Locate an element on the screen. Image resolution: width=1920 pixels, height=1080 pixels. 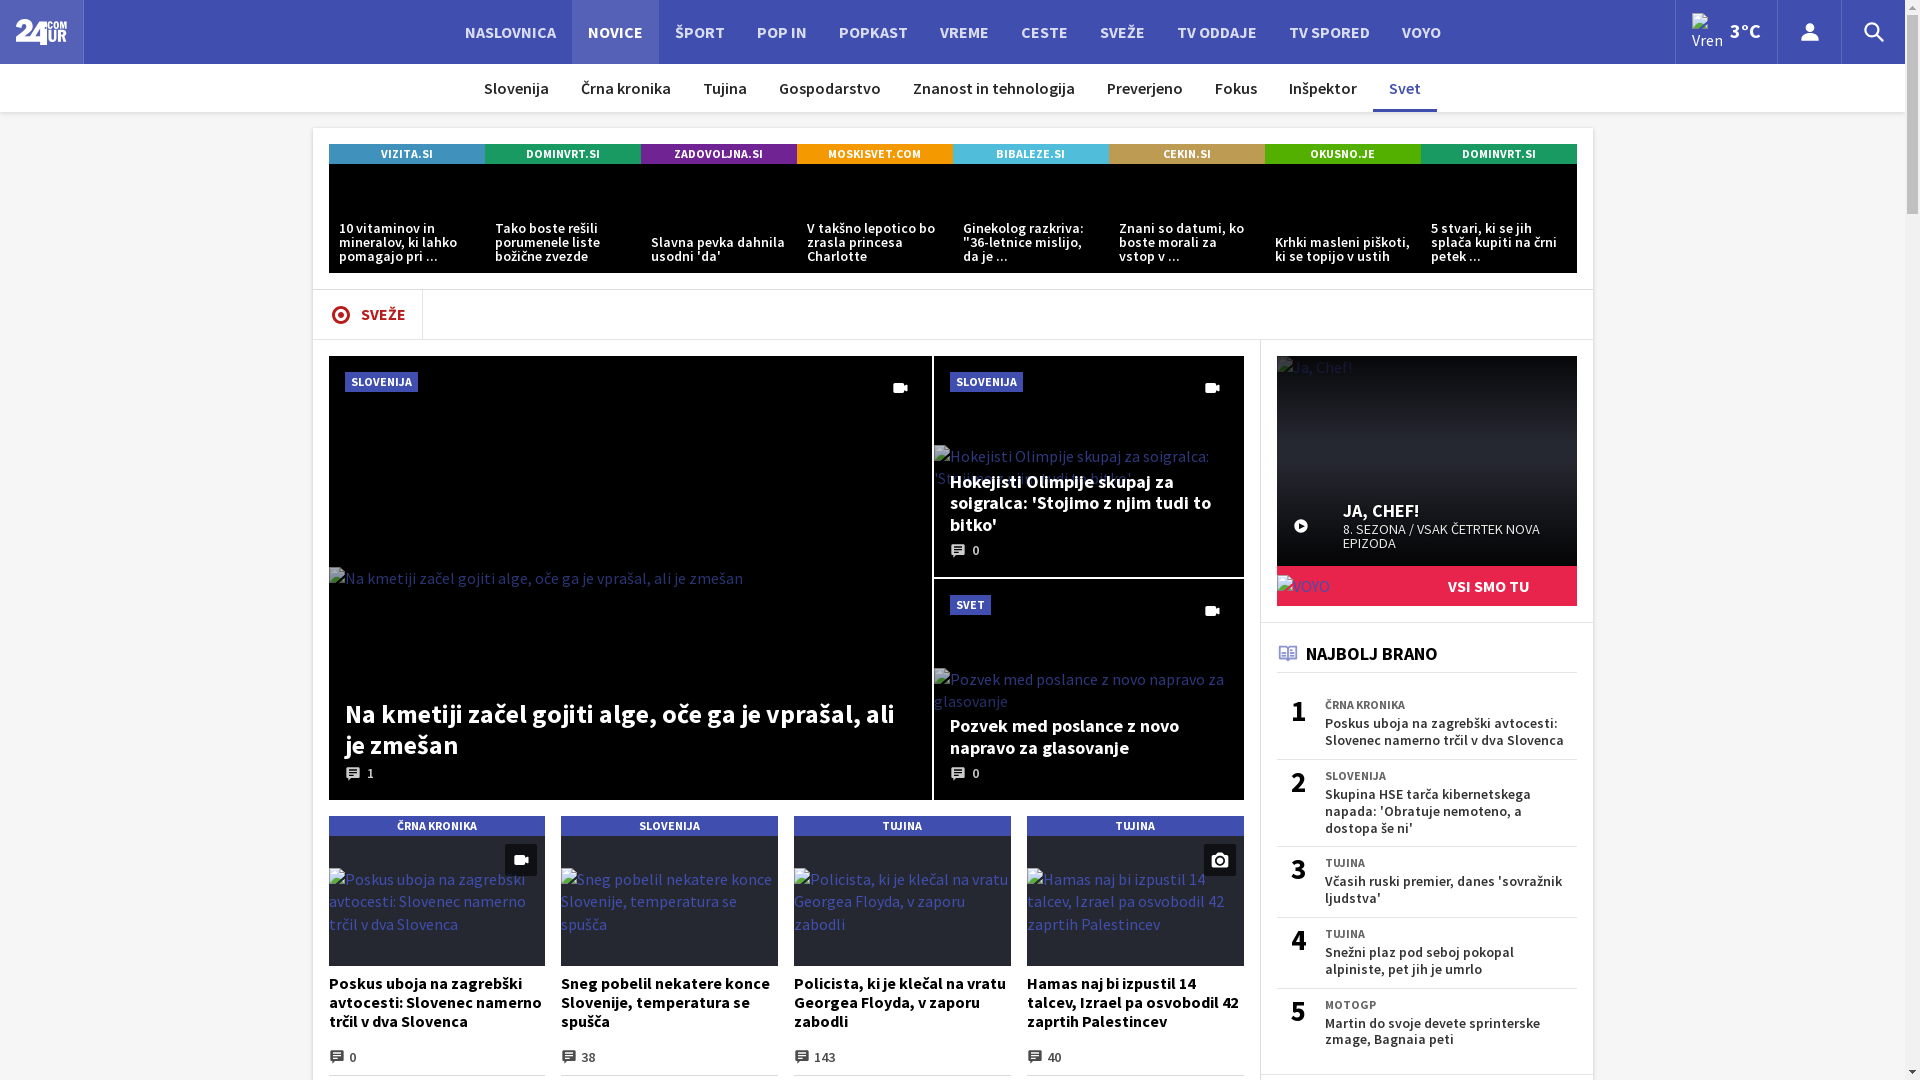
'Tujina' is located at coordinates (723, 87).